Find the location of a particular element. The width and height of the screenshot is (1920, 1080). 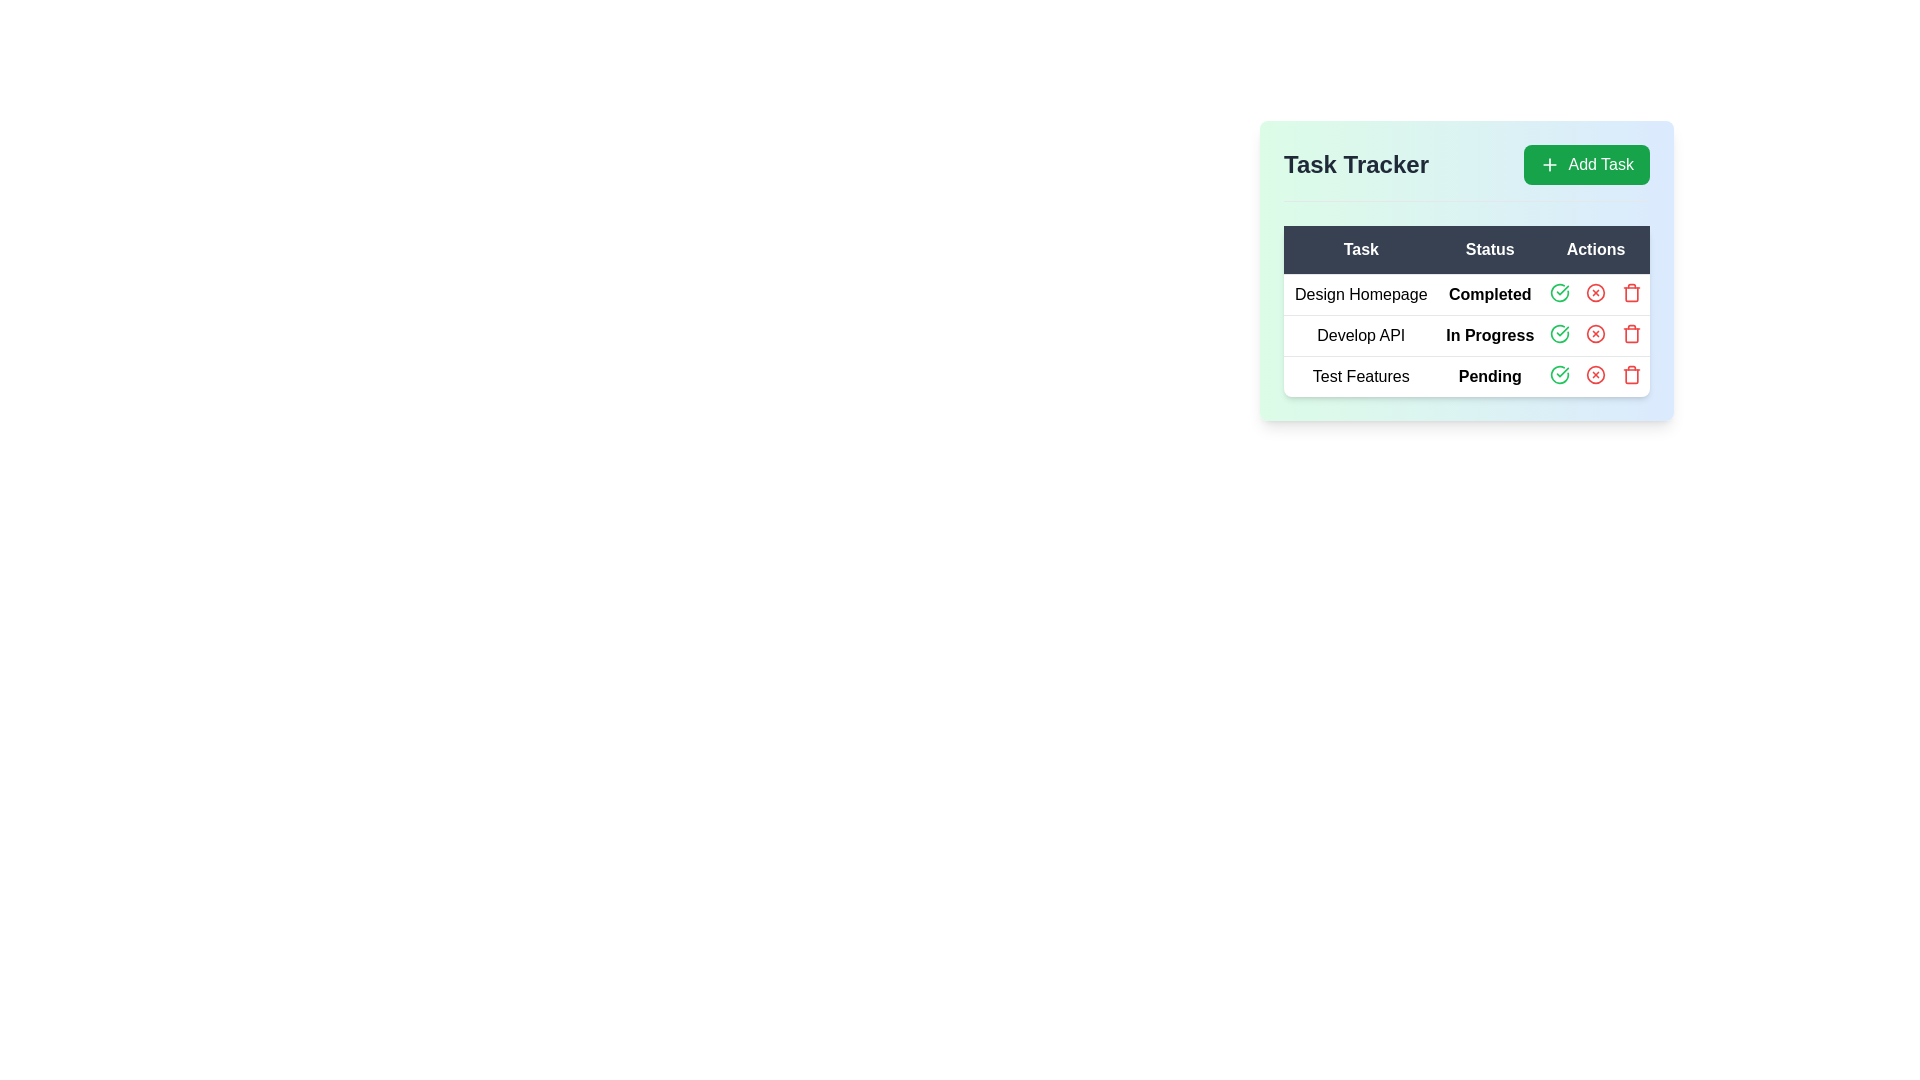

the red trash bin icon button located in the 'Actions' column of the task tracker application for keyboard interactions is located at coordinates (1632, 293).